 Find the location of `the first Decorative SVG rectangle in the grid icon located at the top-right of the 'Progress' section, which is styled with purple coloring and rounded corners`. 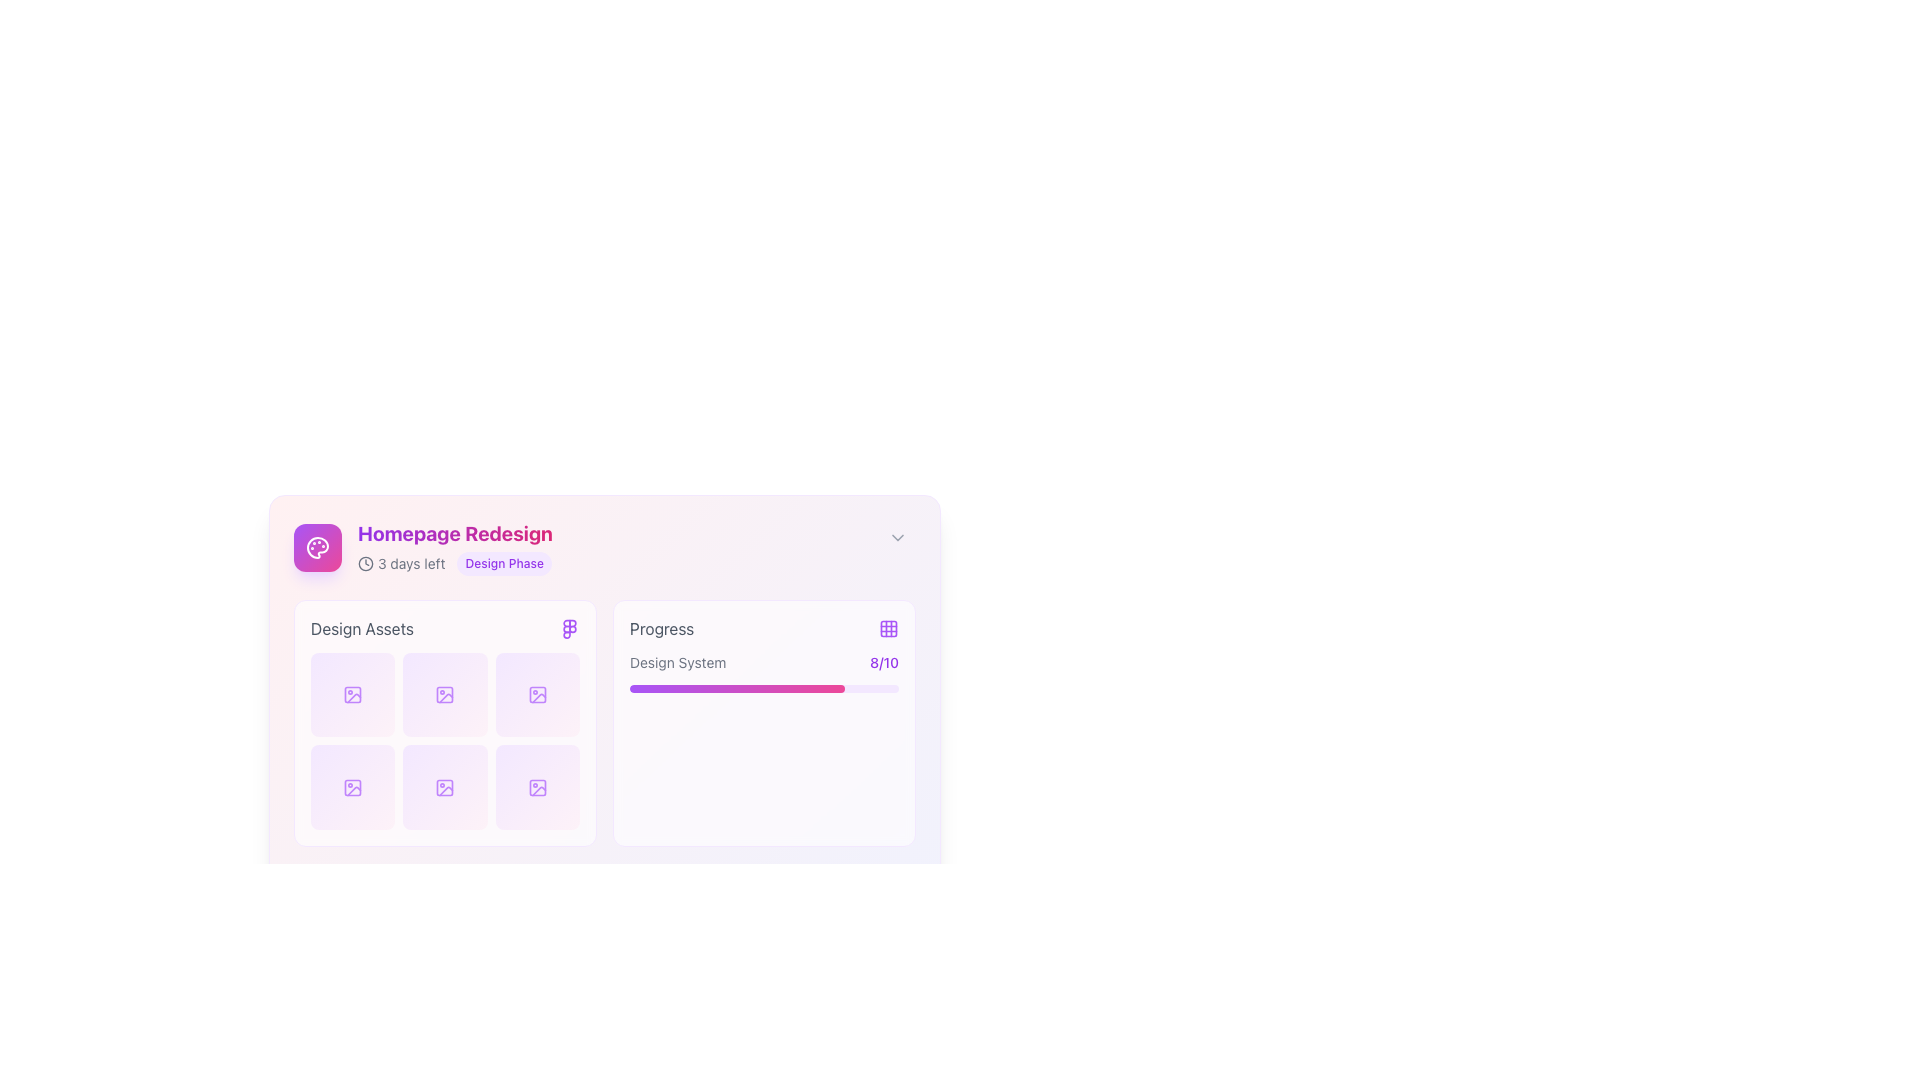

the first Decorative SVG rectangle in the grid icon located at the top-right of the 'Progress' section, which is styled with purple coloring and rounded corners is located at coordinates (887, 627).